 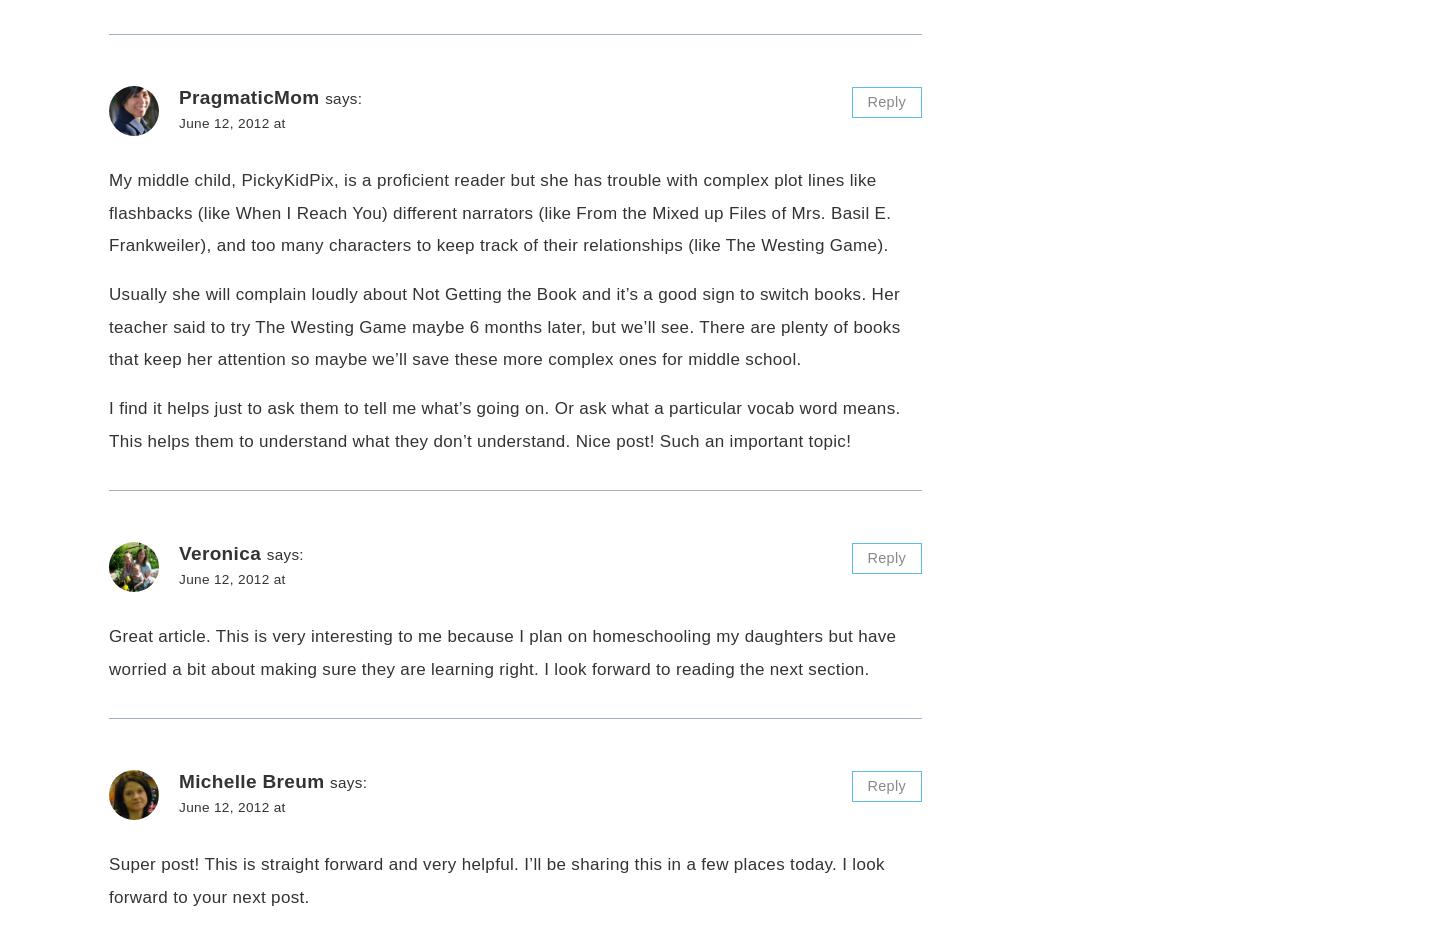 What do you see at coordinates (109, 326) in the screenshot?
I see `'Usually she will complain loudly about Not Getting the  Book and it’s a good sign to switch books. Her teacher said to try The Westing Game maybe 6 months later, but we’ll see. There are plenty of books that keep her attention so maybe we’ll save these more complex ones for middle school.'` at bounding box center [109, 326].